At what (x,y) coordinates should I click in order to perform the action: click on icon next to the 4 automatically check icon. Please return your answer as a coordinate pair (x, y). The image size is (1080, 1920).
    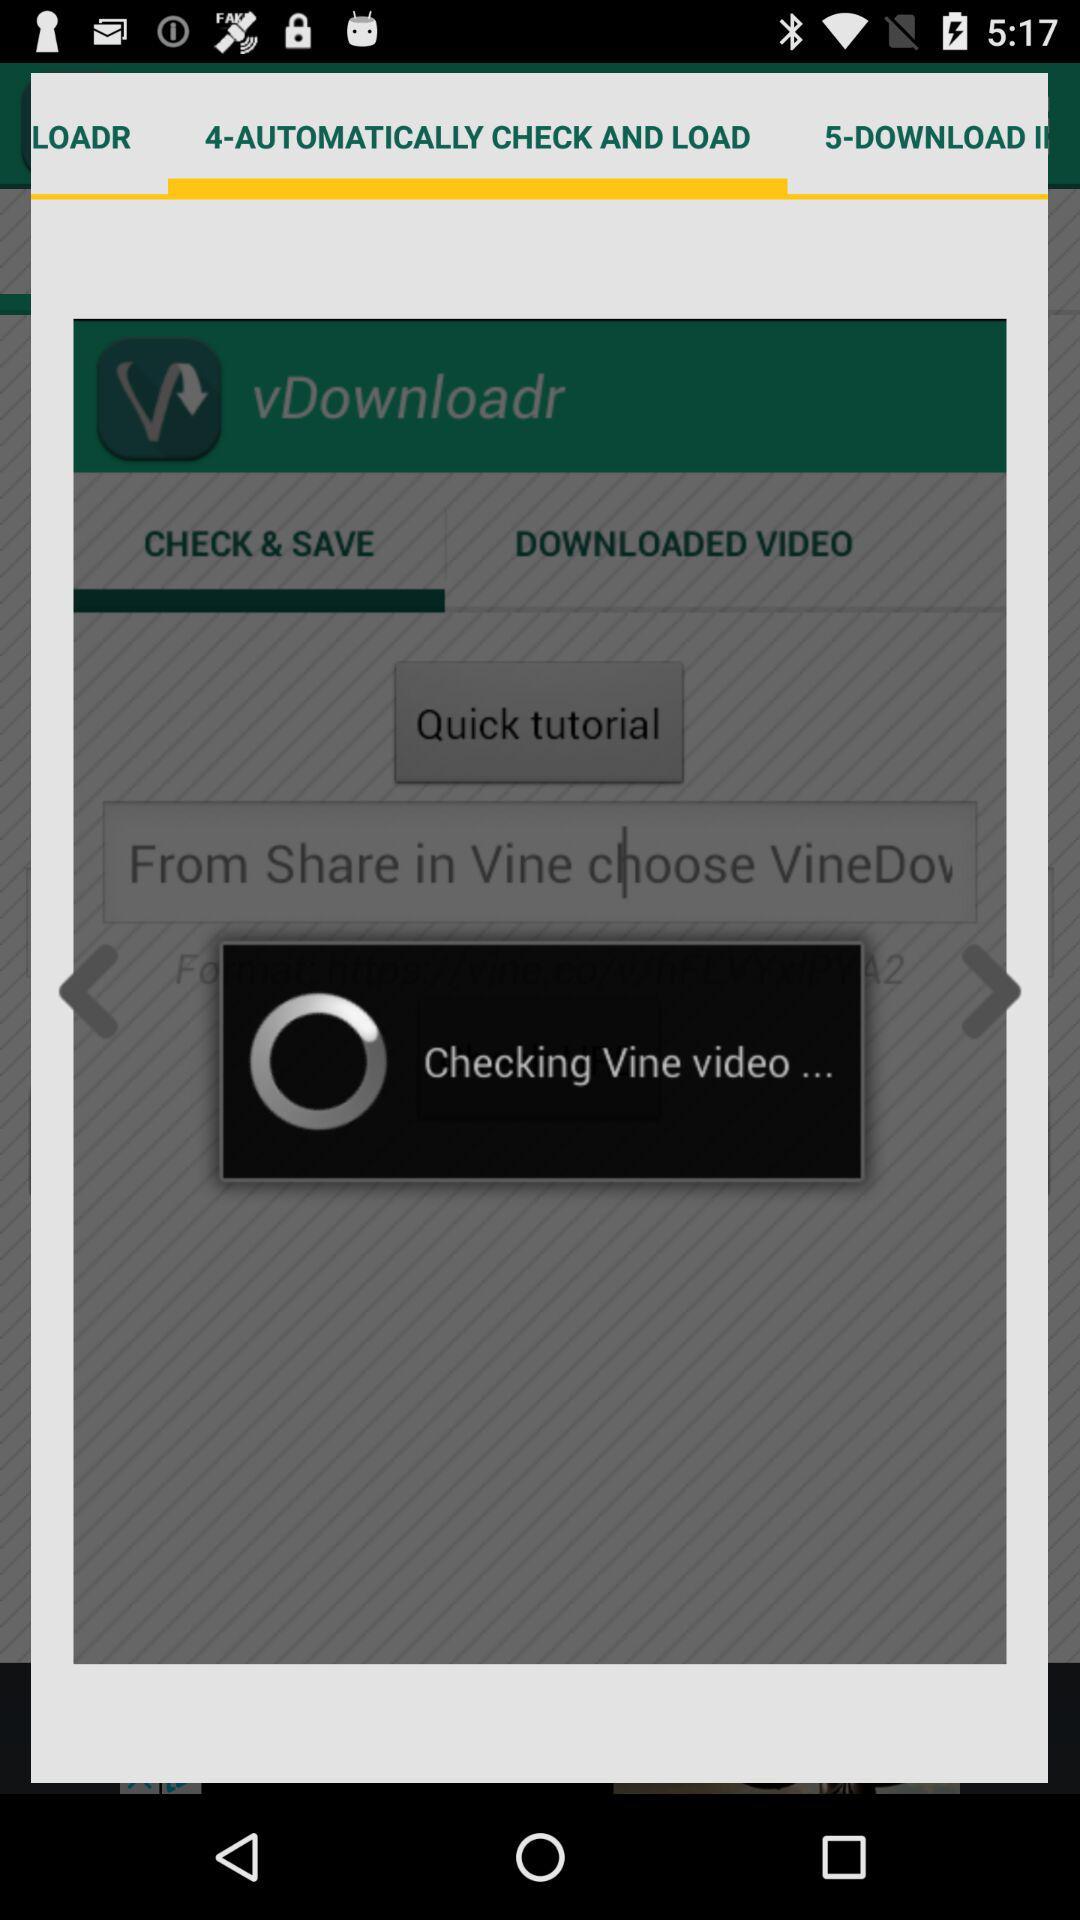
    Looking at the image, I should click on (99, 135).